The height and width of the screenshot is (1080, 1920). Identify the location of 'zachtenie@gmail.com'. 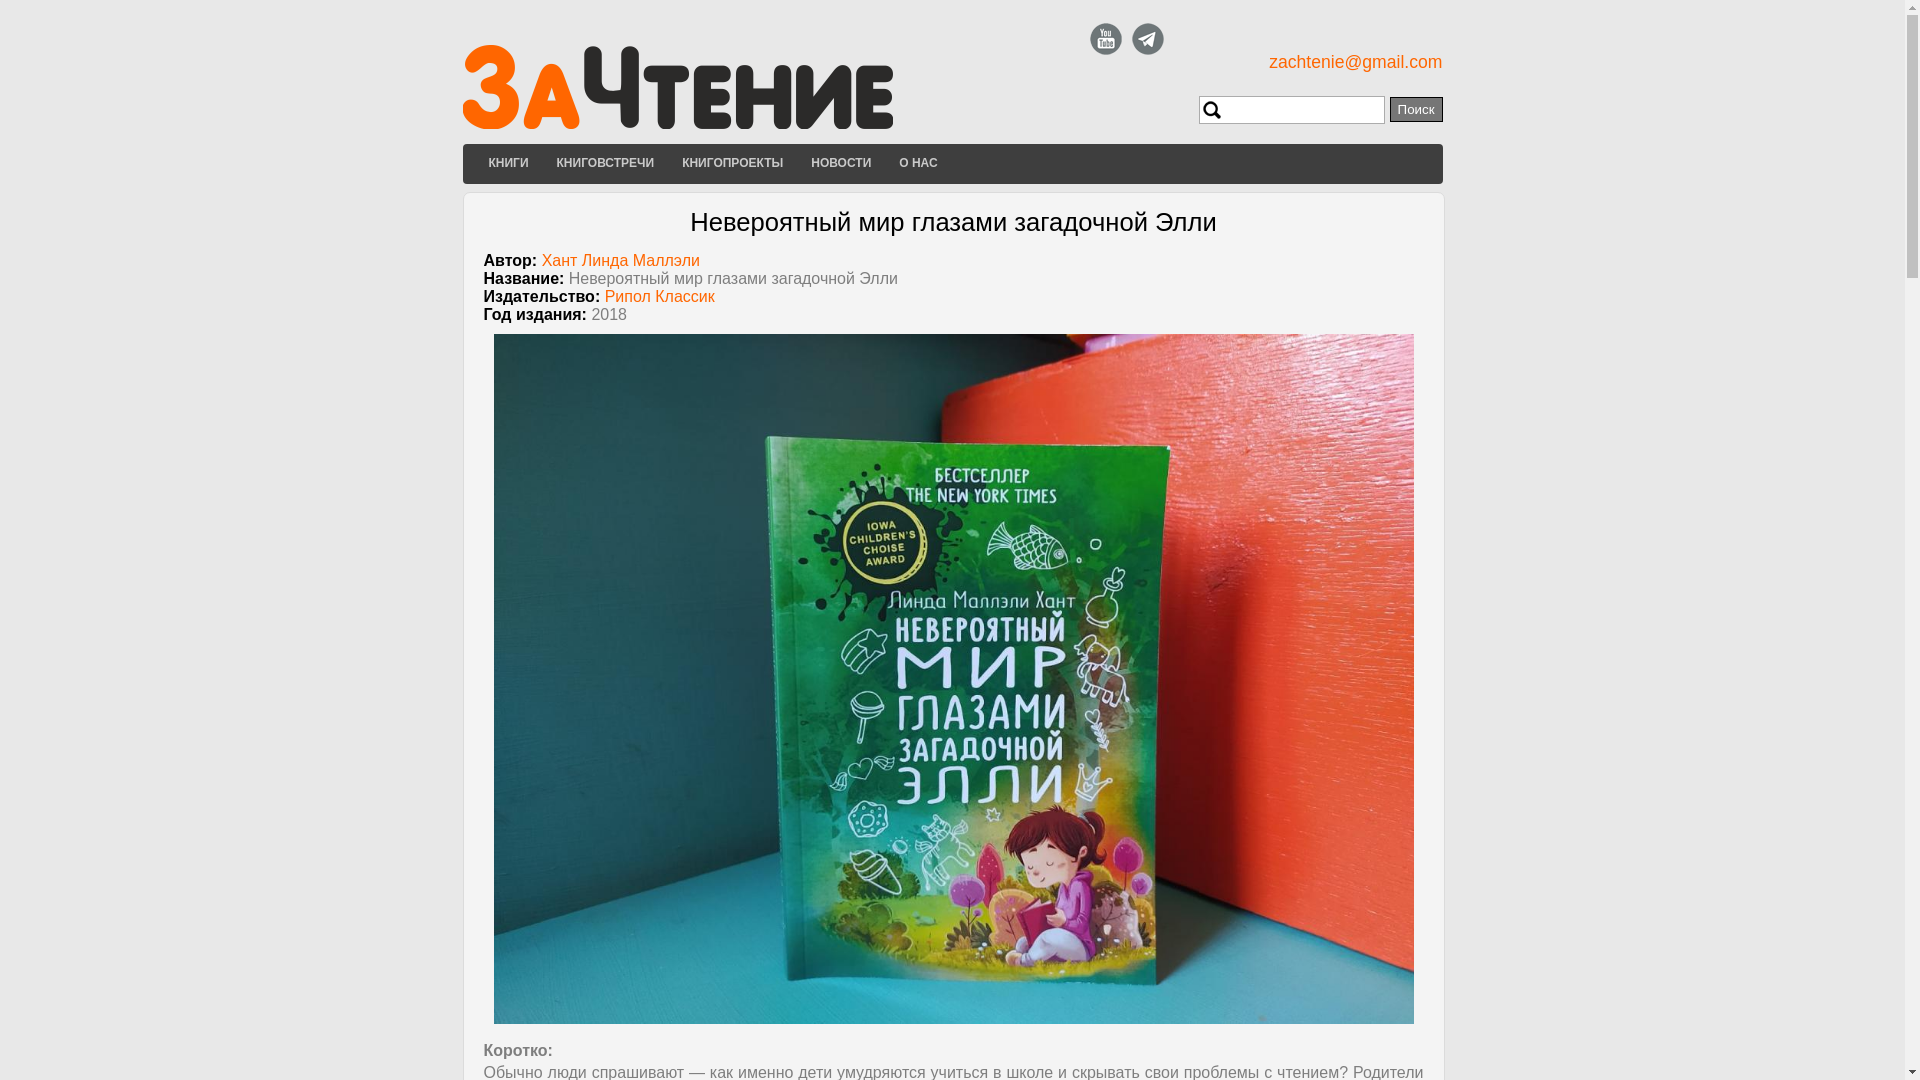
(1267, 60).